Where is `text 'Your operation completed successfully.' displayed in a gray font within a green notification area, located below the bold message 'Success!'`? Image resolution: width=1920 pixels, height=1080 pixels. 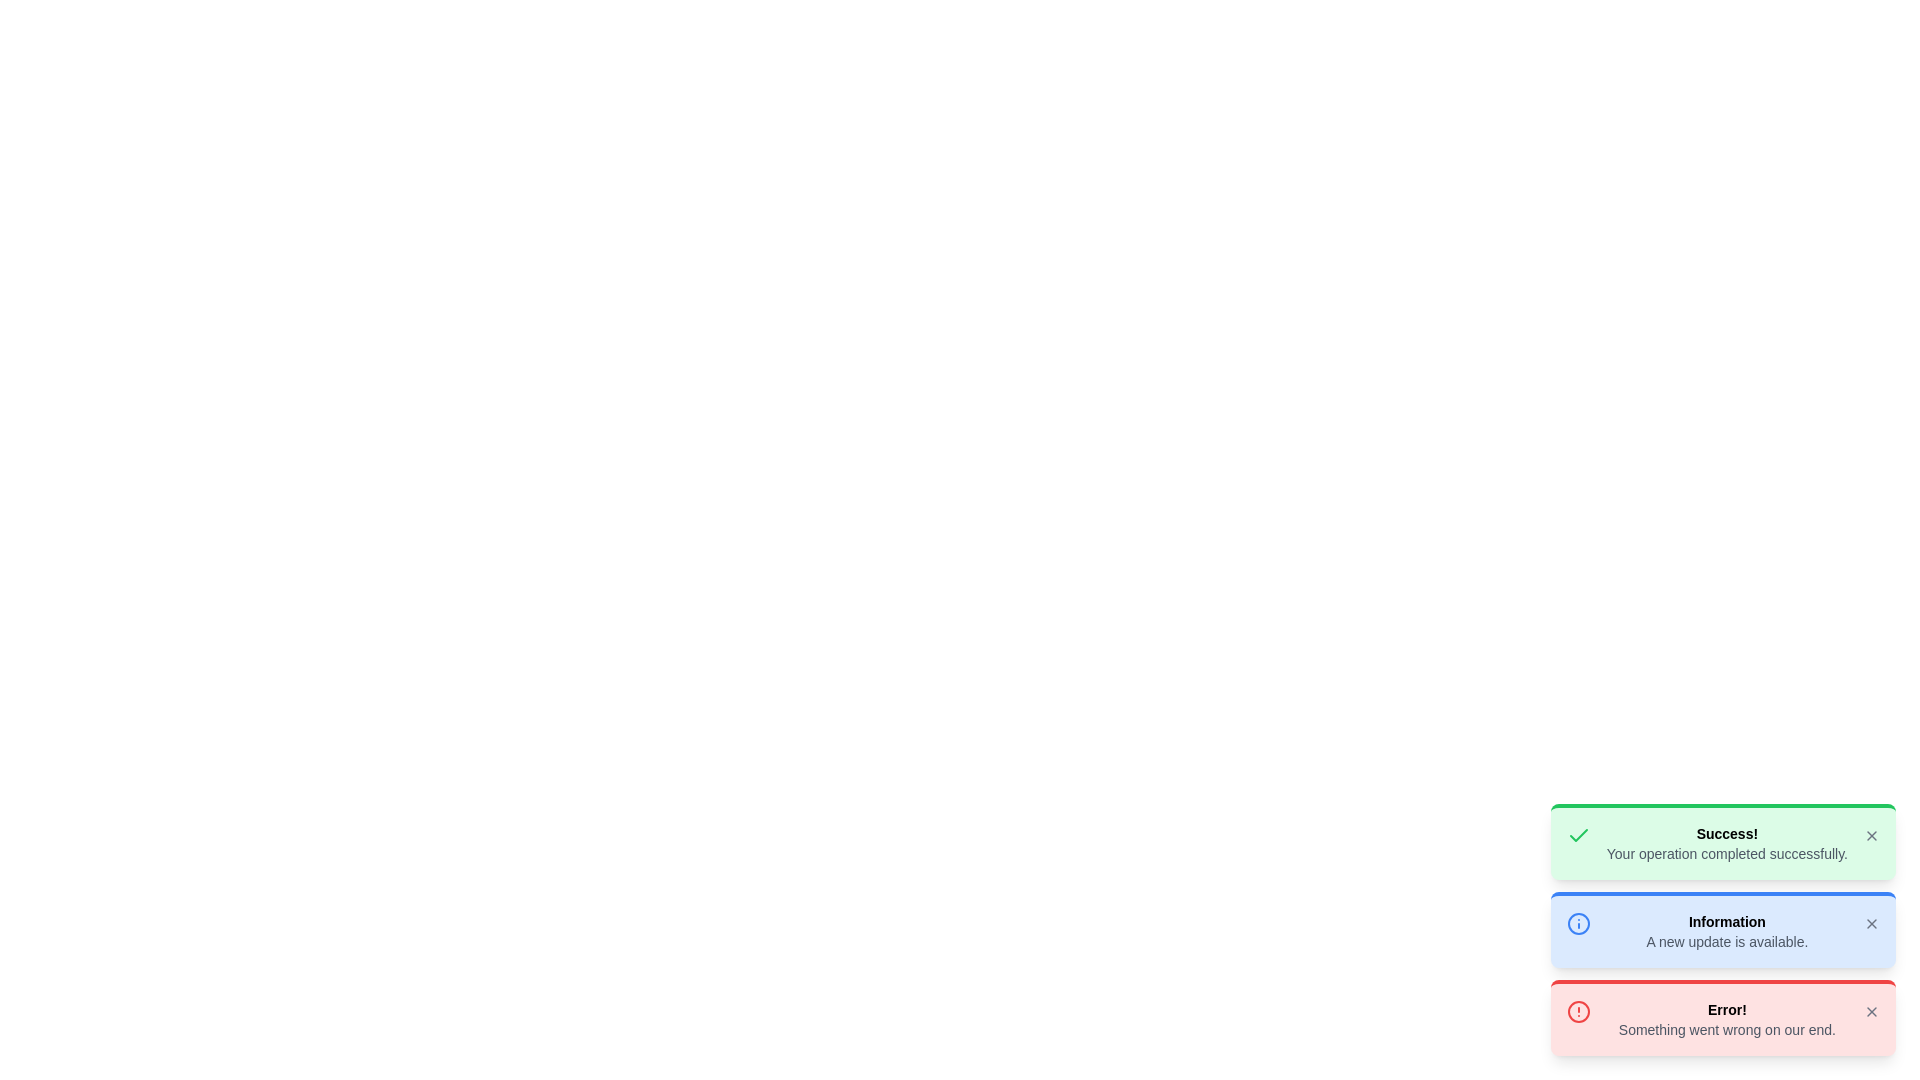
text 'Your operation completed successfully.' displayed in a gray font within a green notification area, located below the bold message 'Success!' is located at coordinates (1726, 853).